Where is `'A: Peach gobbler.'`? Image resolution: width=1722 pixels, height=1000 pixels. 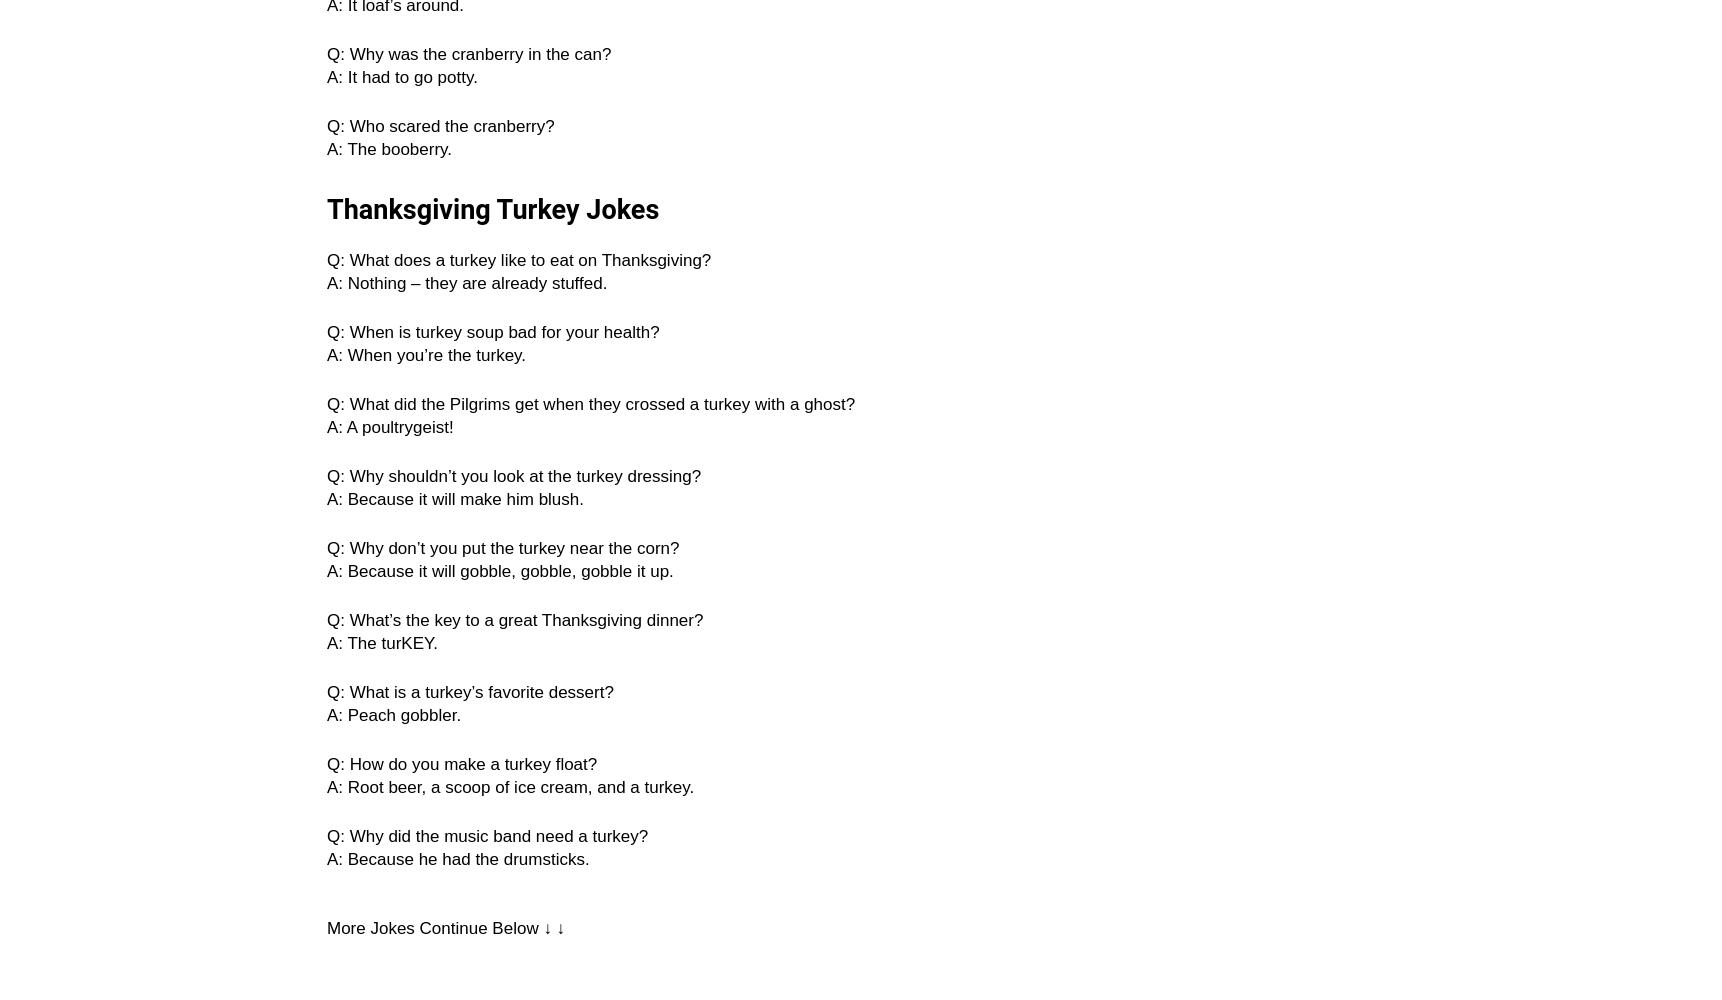 'A: Peach gobbler.' is located at coordinates (393, 714).